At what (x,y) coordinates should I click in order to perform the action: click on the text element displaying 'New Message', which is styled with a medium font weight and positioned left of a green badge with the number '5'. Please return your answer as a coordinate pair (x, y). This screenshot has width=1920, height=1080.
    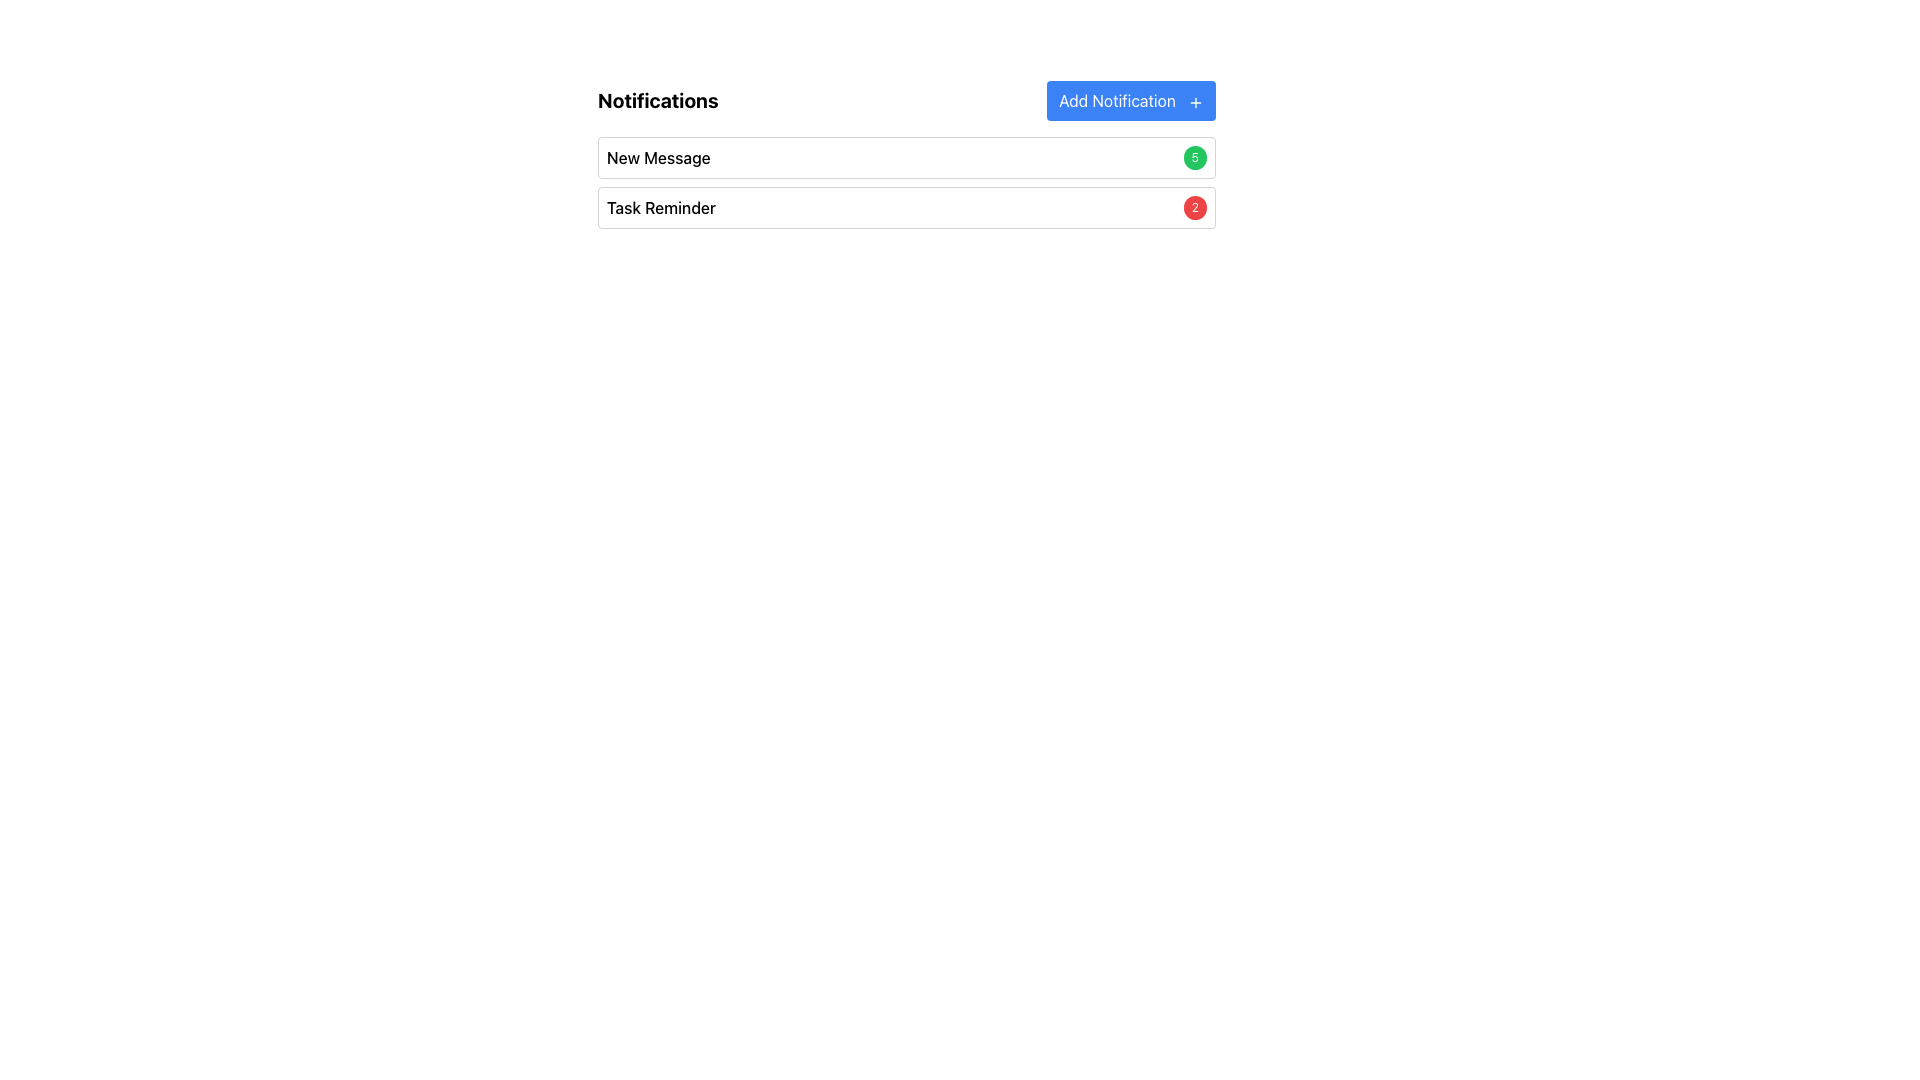
    Looking at the image, I should click on (658, 157).